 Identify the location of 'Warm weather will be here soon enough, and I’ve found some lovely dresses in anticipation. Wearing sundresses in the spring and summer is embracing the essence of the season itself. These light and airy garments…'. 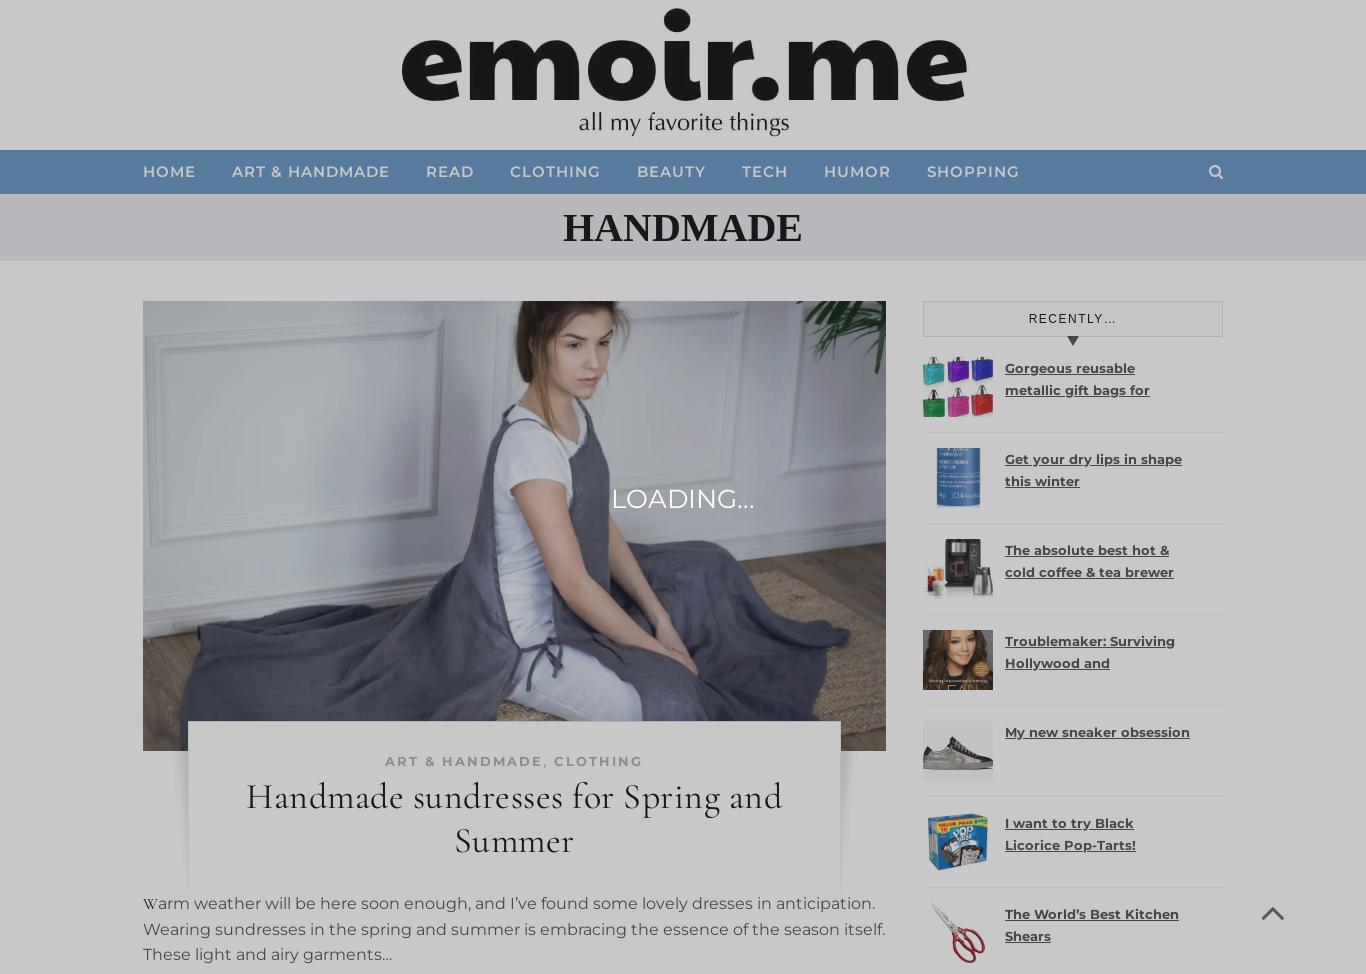
(142, 928).